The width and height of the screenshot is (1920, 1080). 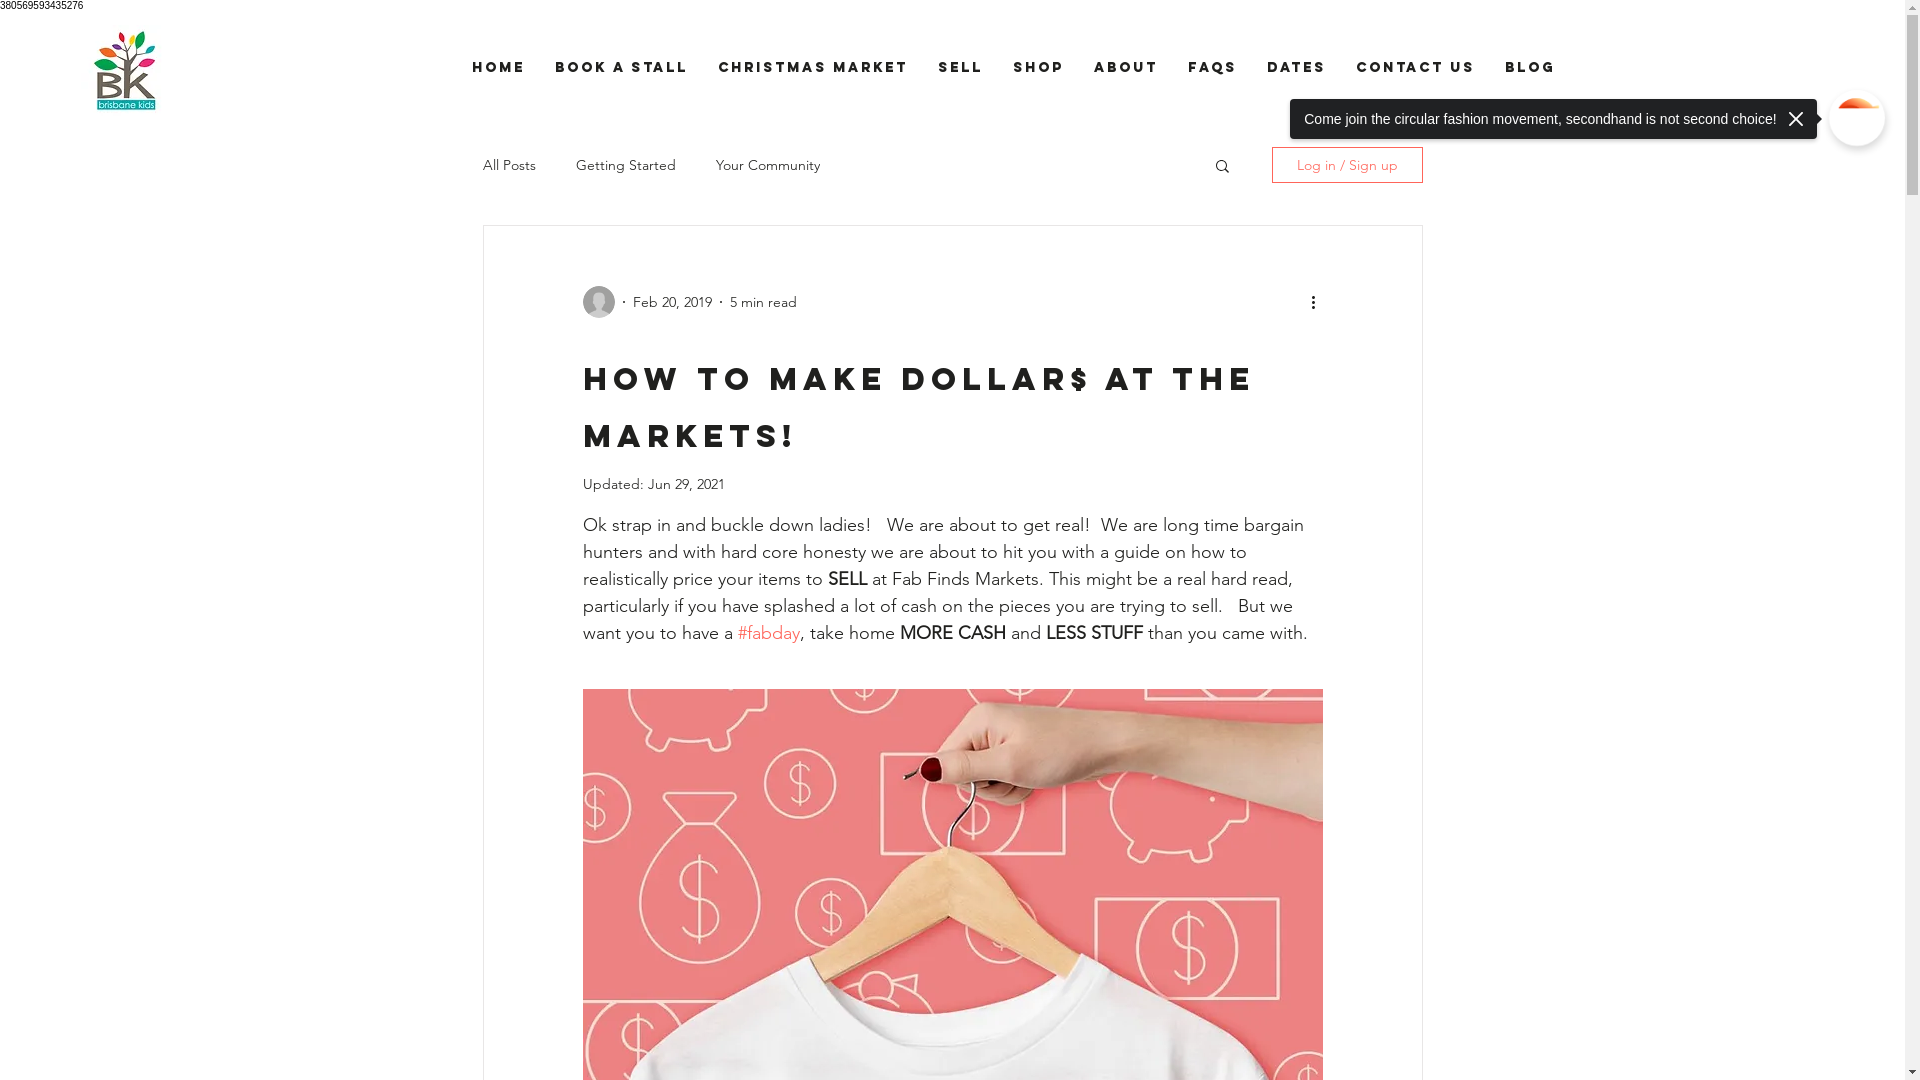 What do you see at coordinates (624, 164) in the screenshot?
I see `'Getting Started'` at bounding box center [624, 164].